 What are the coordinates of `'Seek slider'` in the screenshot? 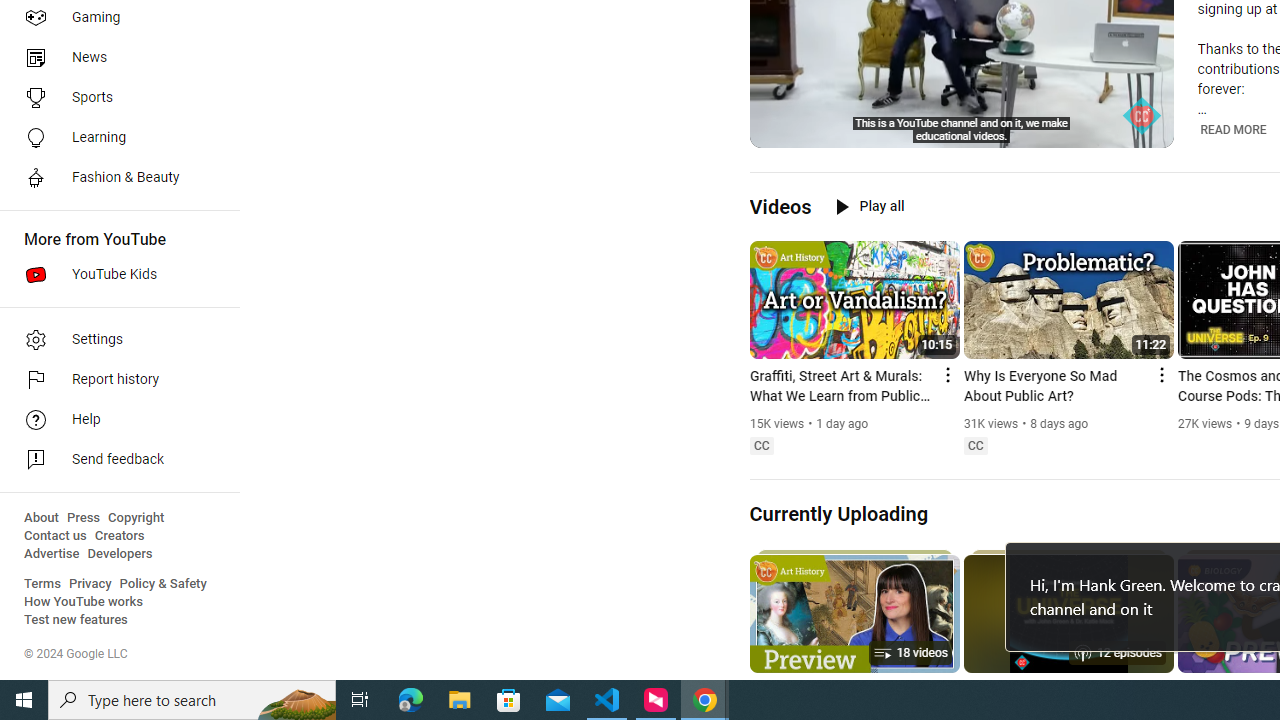 It's located at (961, 109).